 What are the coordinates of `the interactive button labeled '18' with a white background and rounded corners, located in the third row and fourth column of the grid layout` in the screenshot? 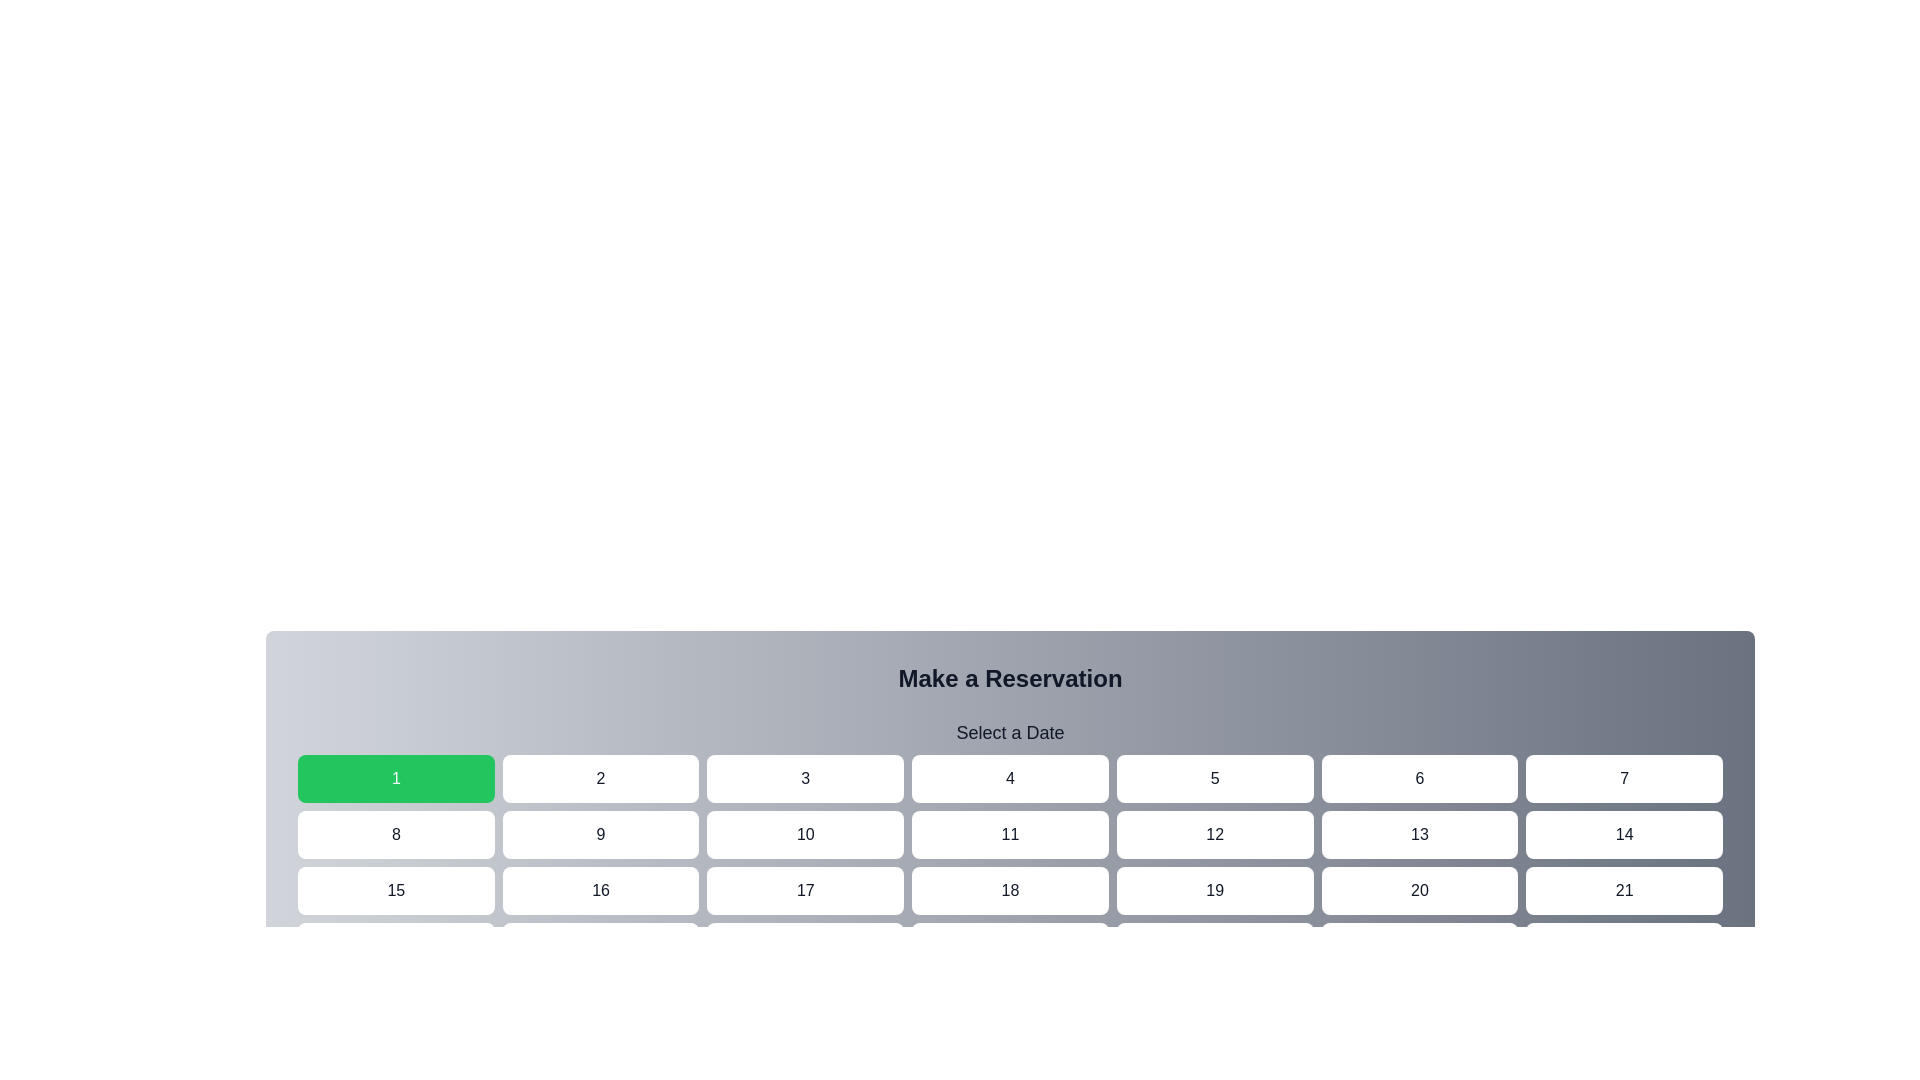 It's located at (1010, 890).